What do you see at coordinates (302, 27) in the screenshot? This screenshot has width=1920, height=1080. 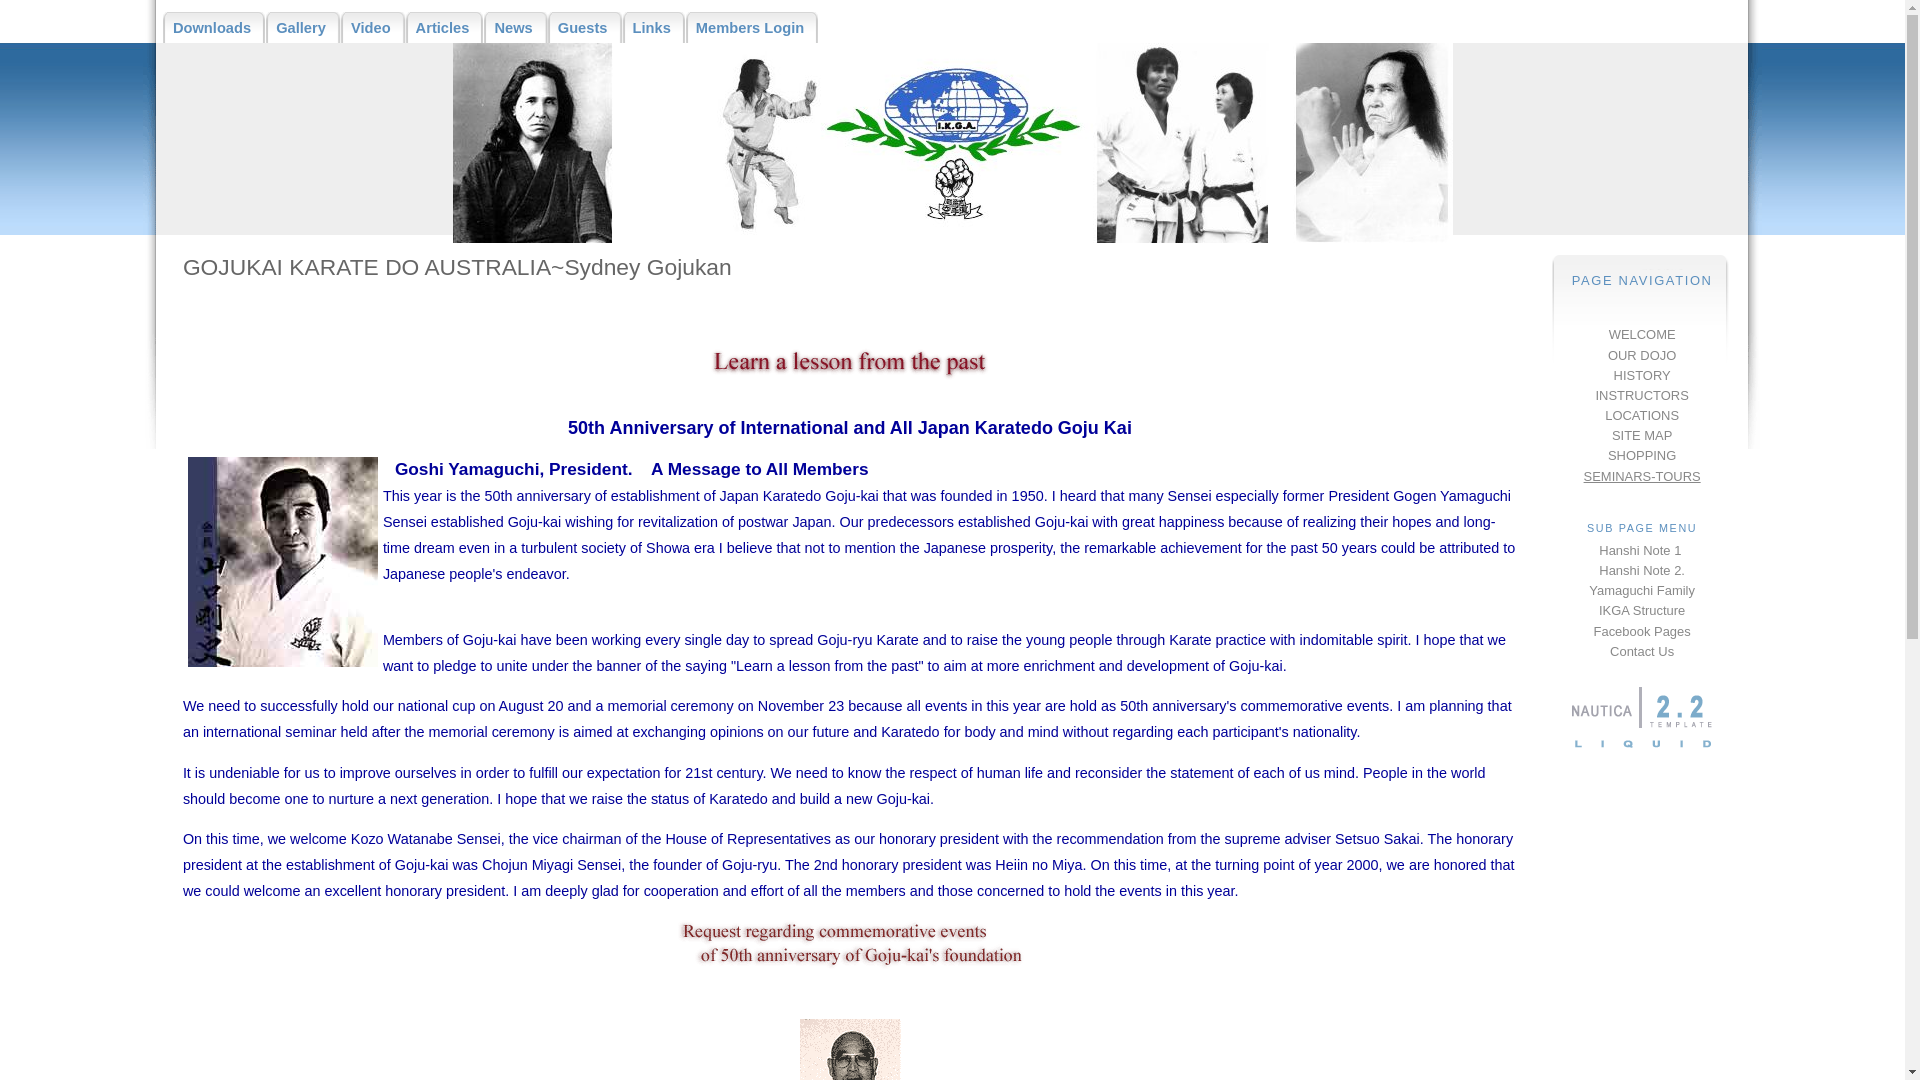 I see `'Gallery'` at bounding box center [302, 27].